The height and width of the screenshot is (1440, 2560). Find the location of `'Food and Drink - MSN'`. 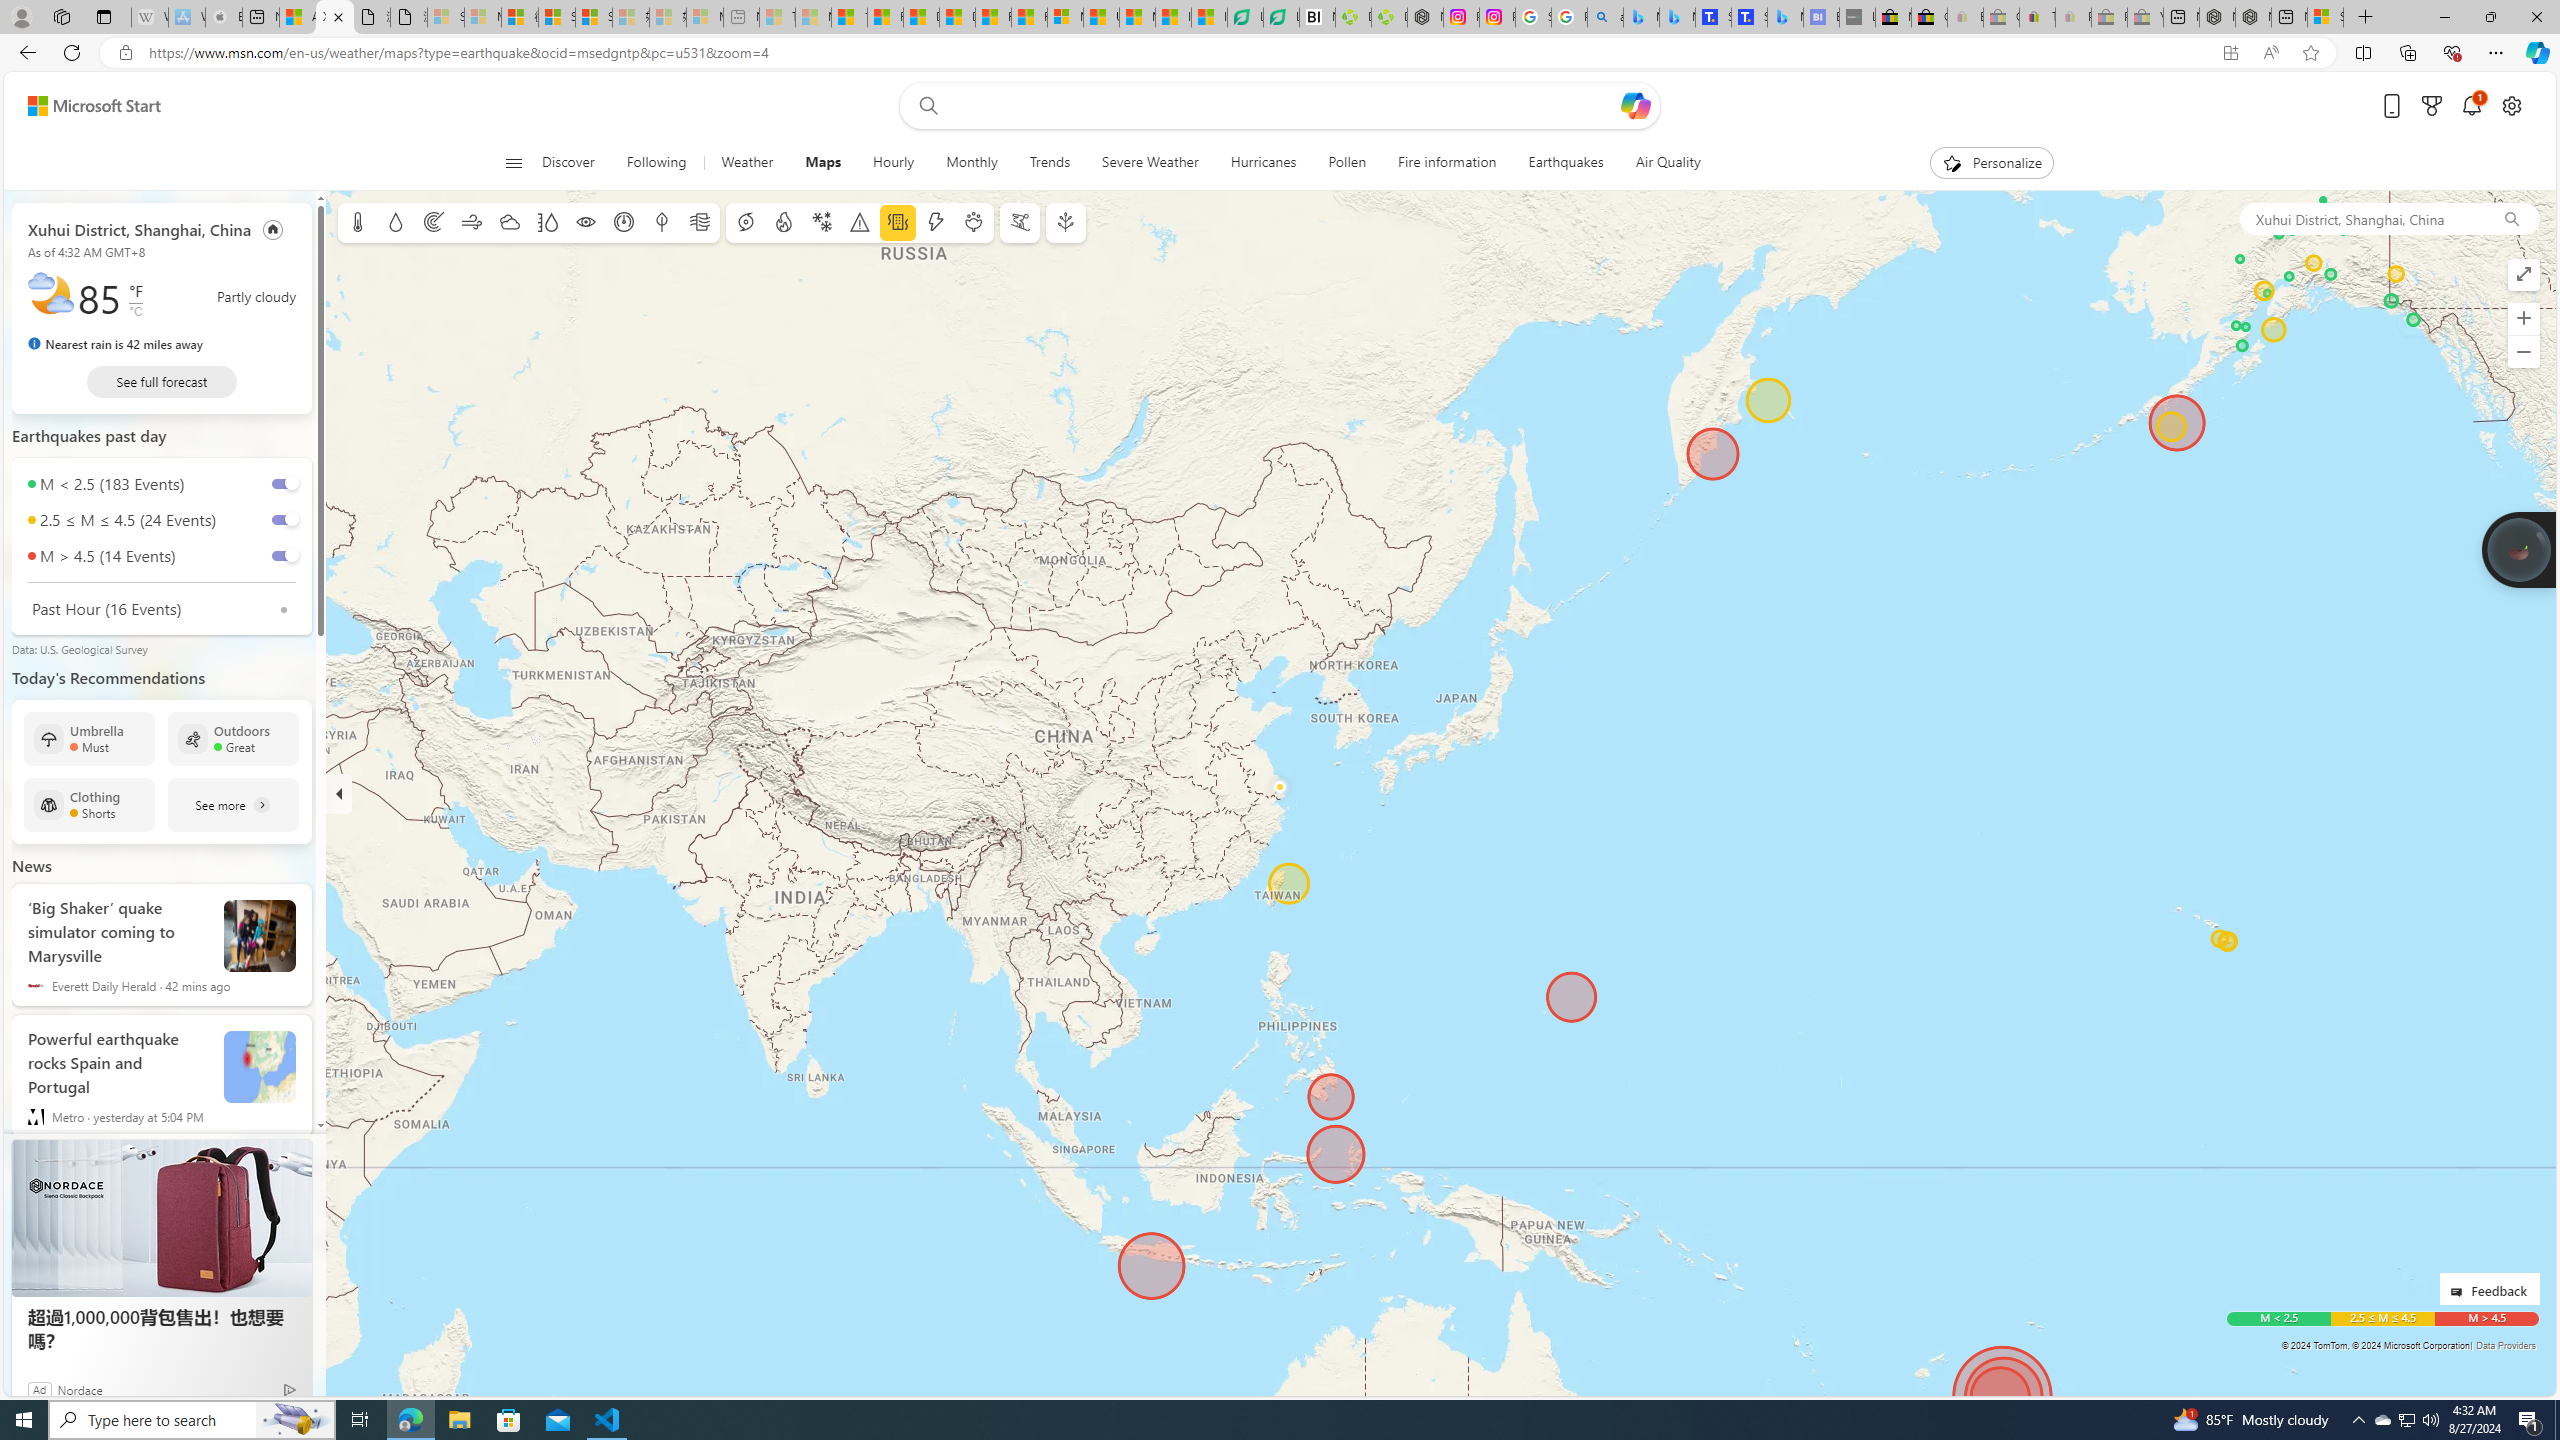

'Food and Drink - MSN' is located at coordinates (884, 16).